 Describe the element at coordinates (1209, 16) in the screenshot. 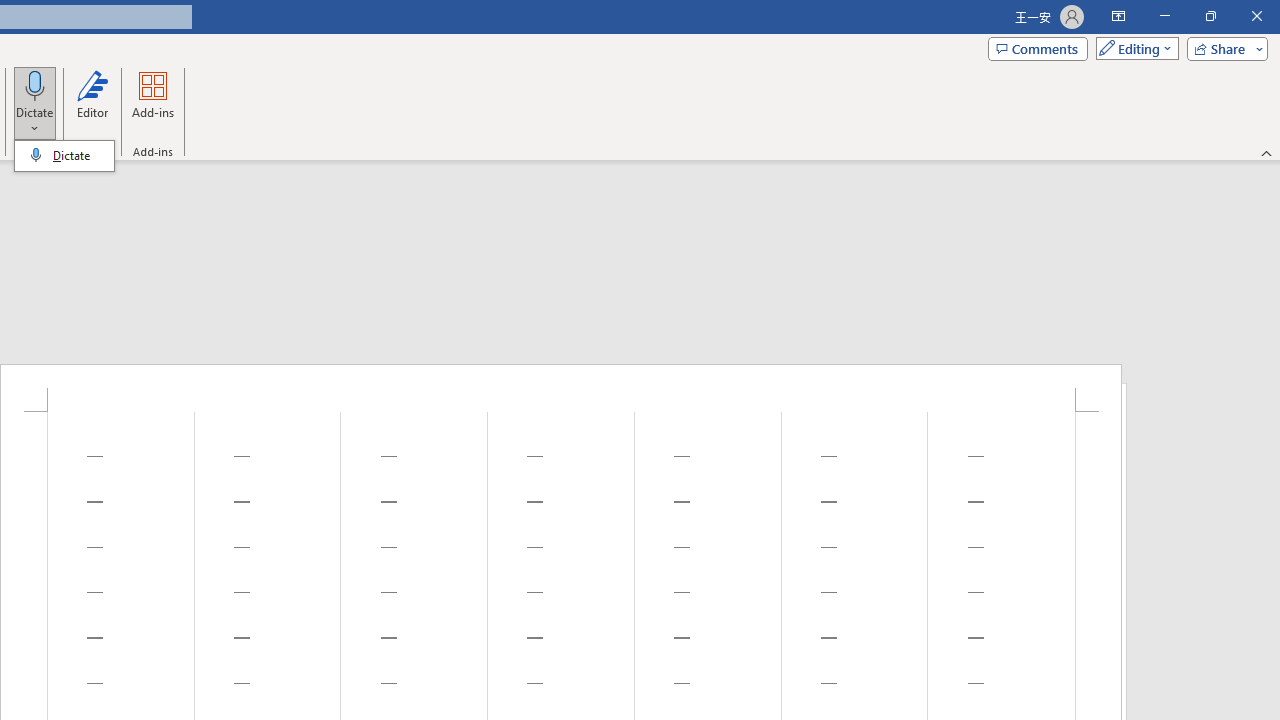

I see `'Restore Down'` at that location.